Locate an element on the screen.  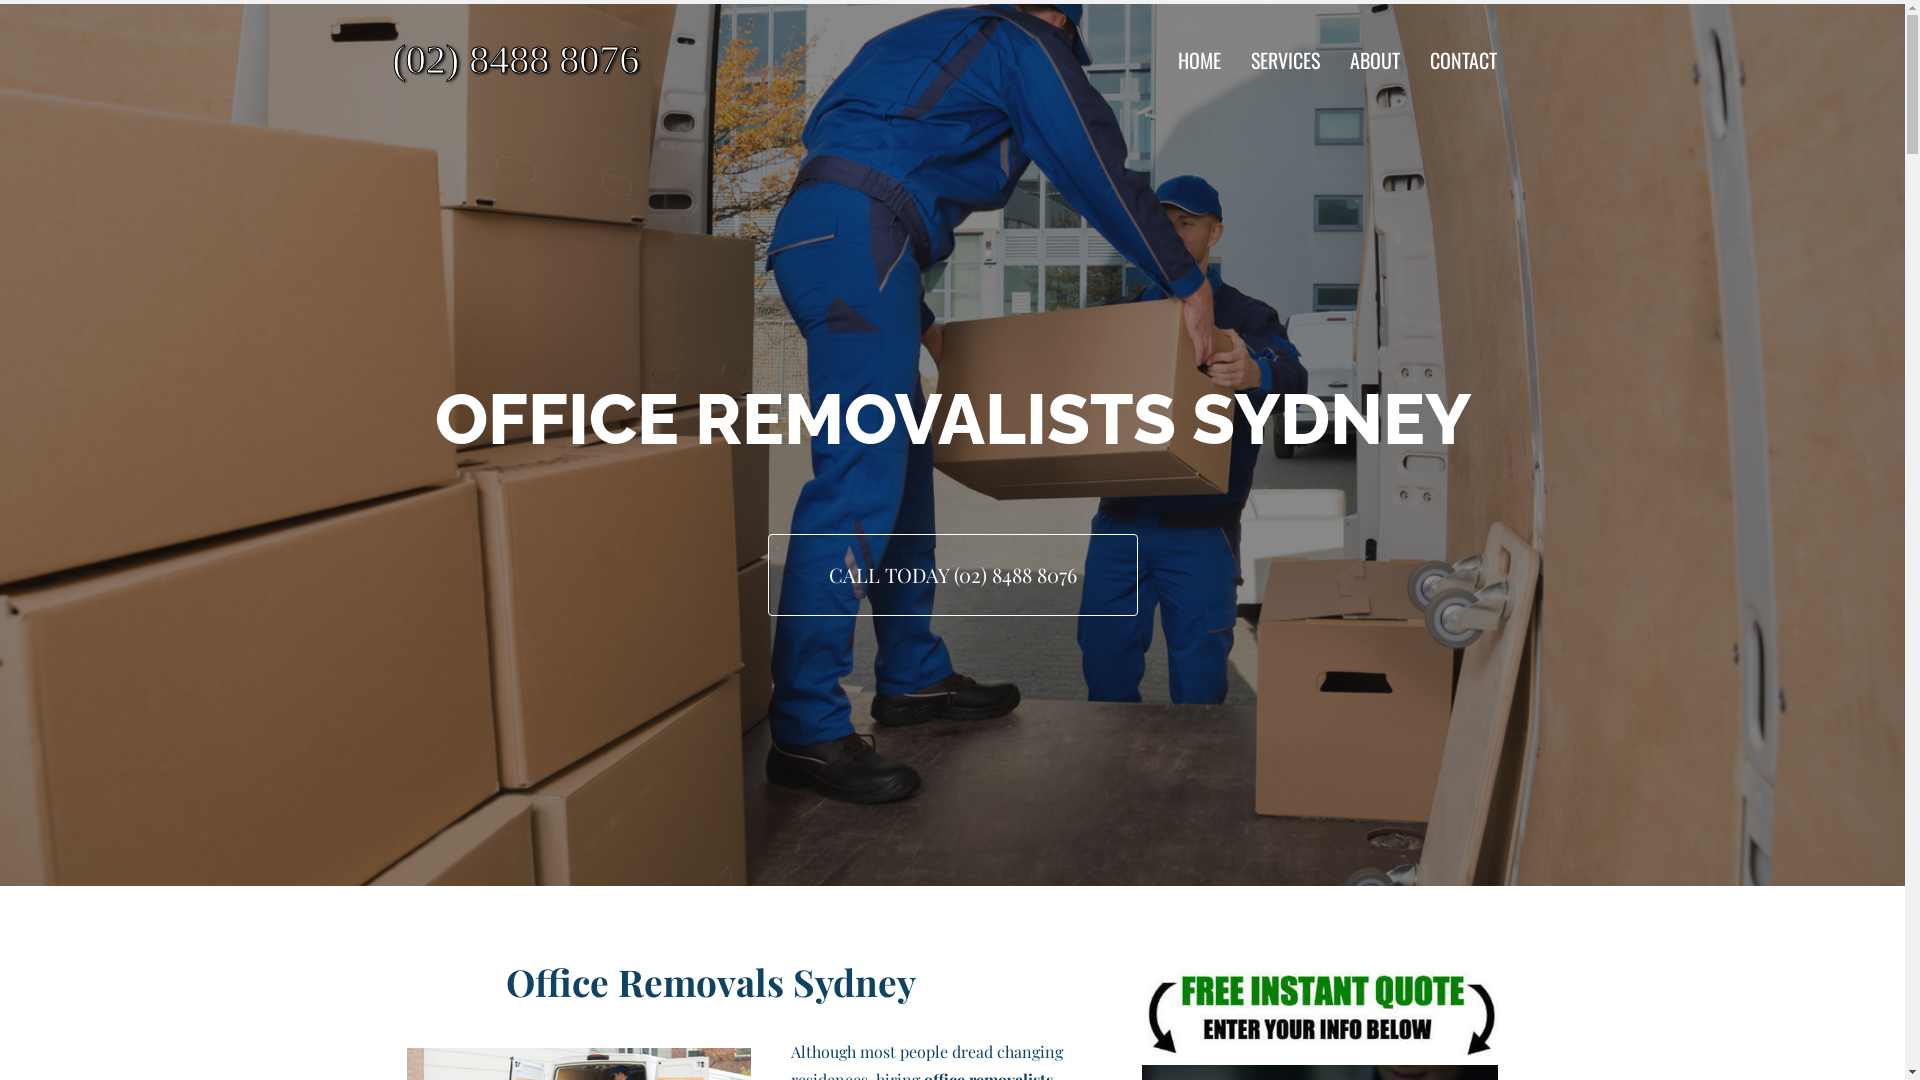
'SERVICES' is located at coordinates (1285, 59).